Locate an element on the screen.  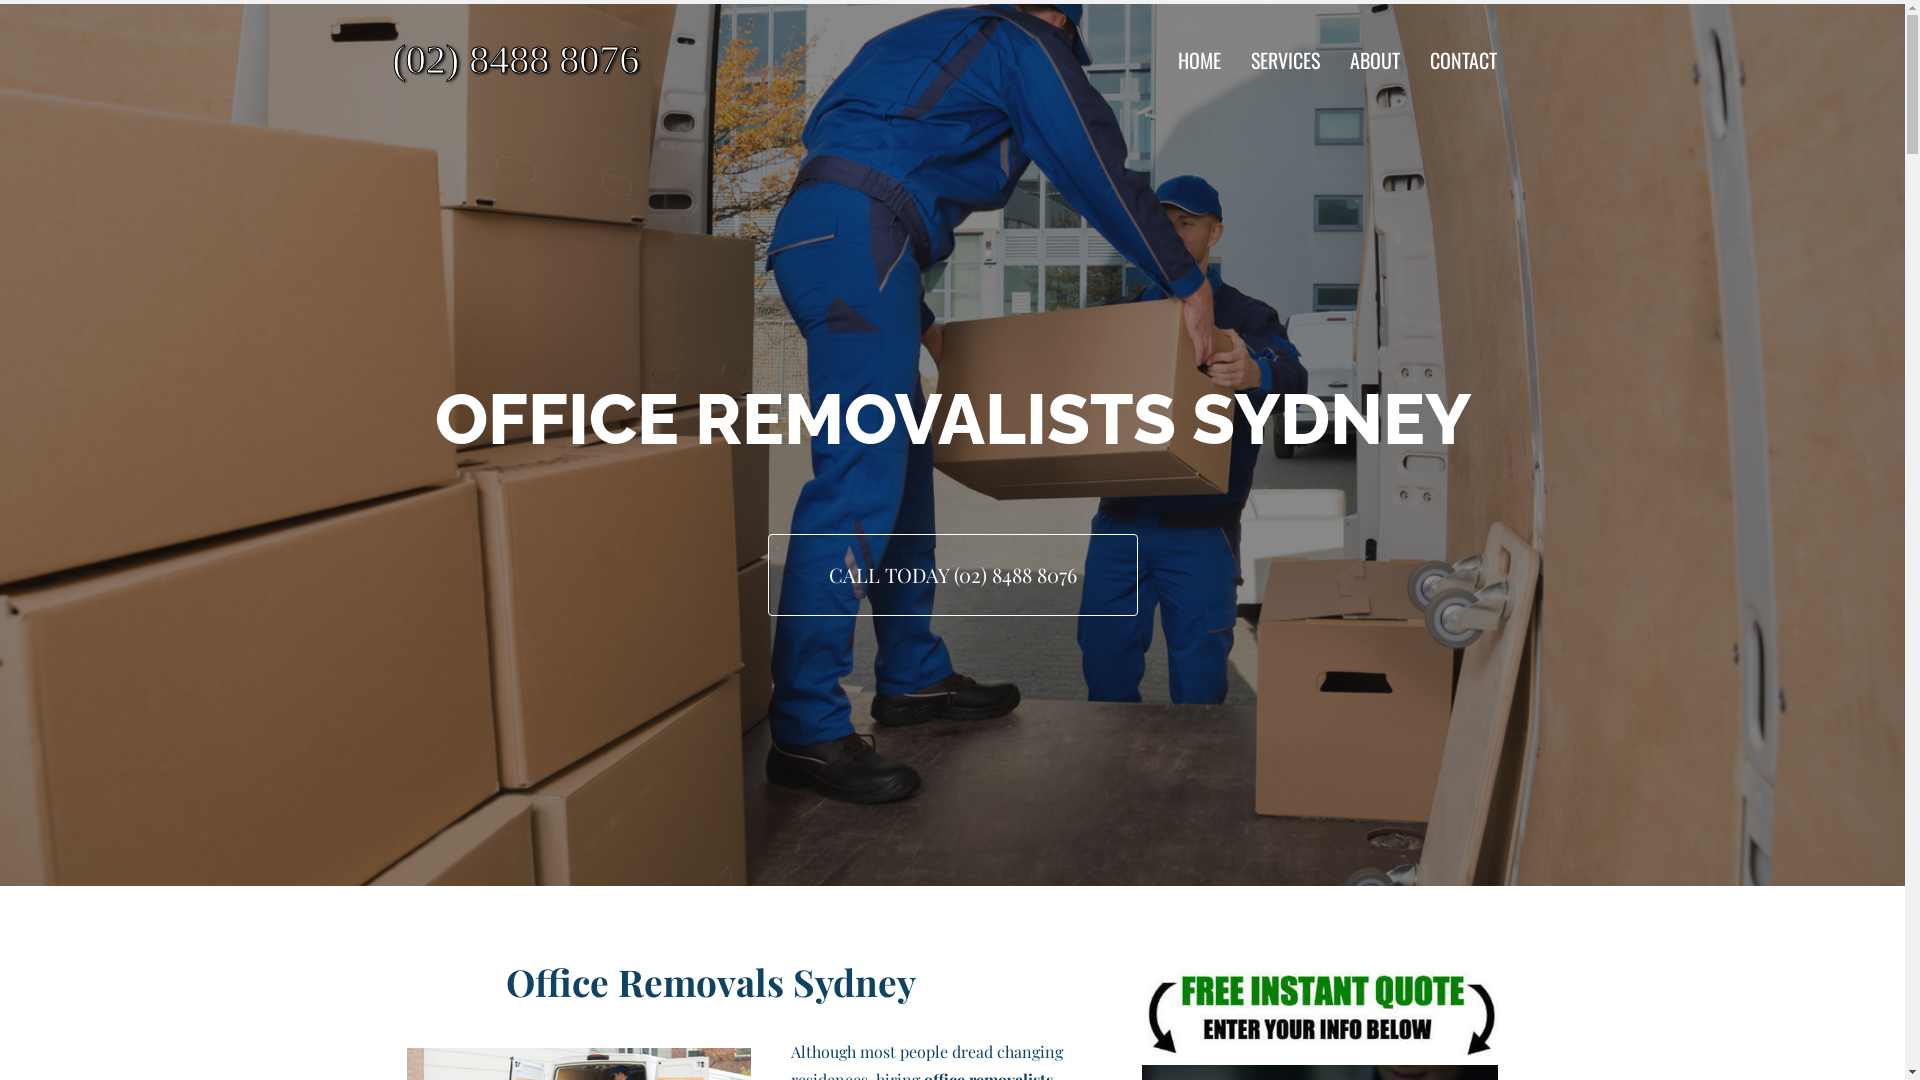
'SERVICES' is located at coordinates (1285, 59).